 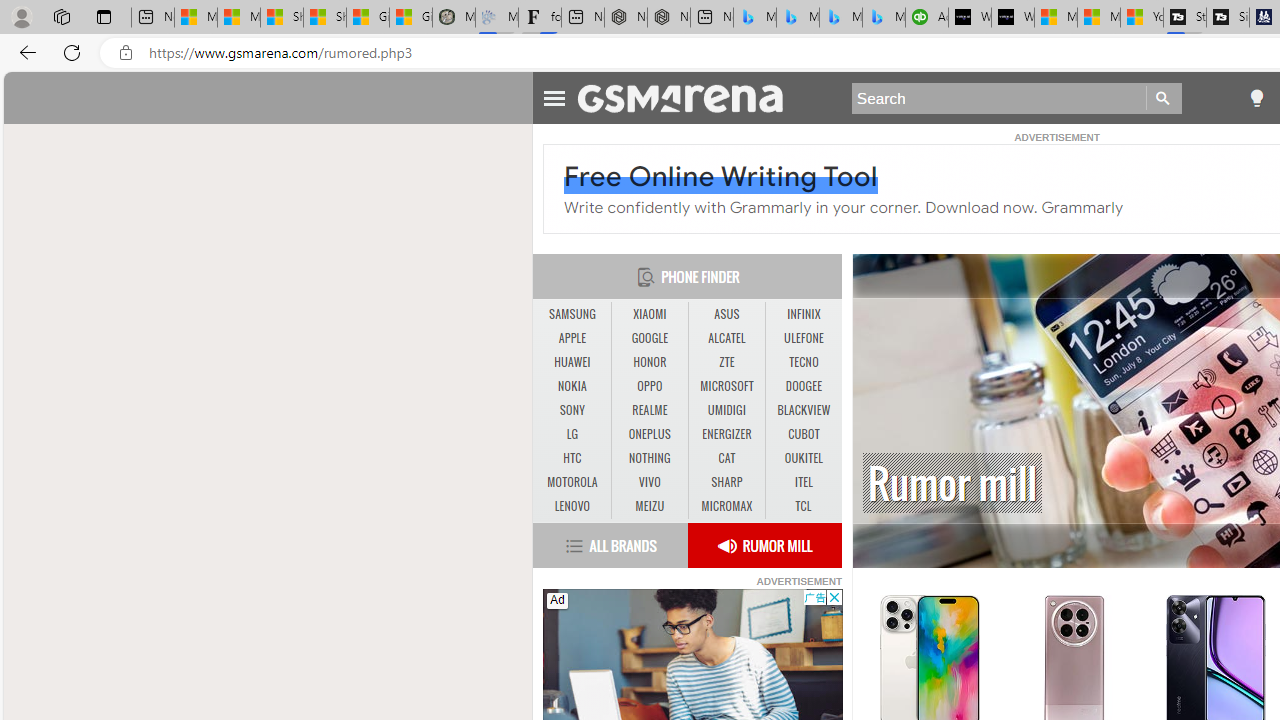 What do you see at coordinates (571, 458) in the screenshot?
I see `'HTC'` at bounding box center [571, 458].